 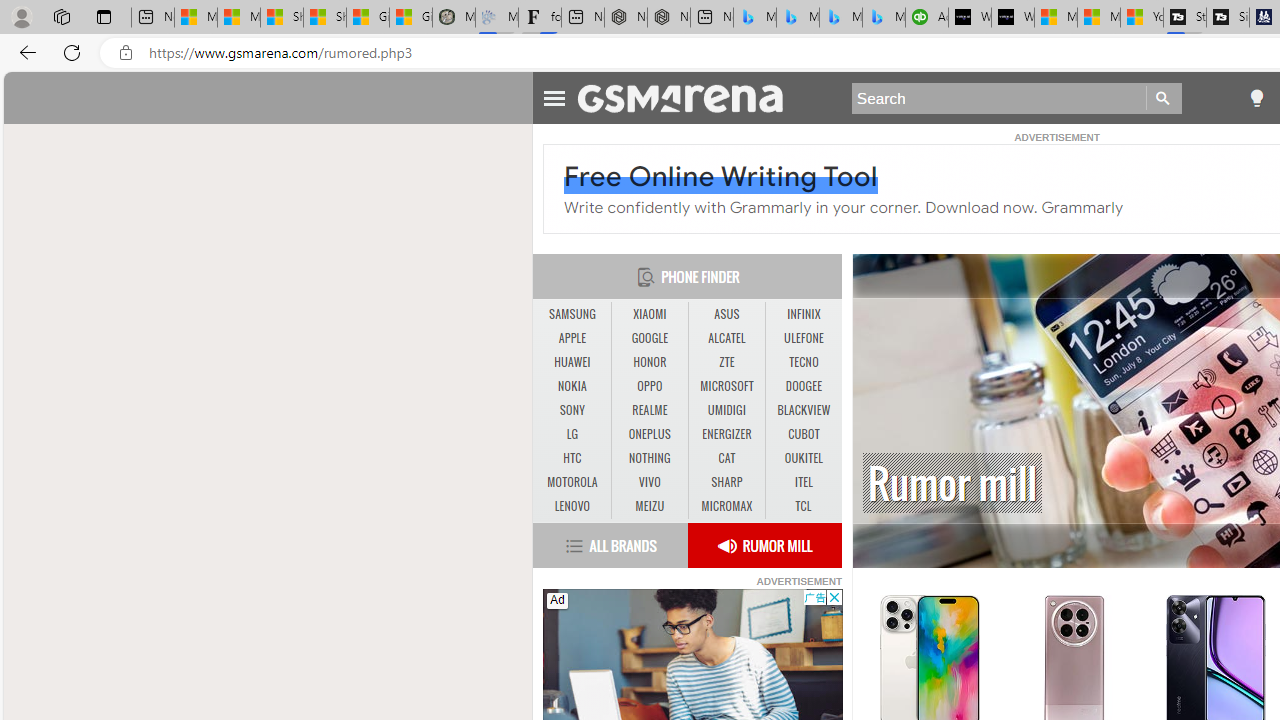 What do you see at coordinates (571, 458) in the screenshot?
I see `'HTC'` at bounding box center [571, 458].